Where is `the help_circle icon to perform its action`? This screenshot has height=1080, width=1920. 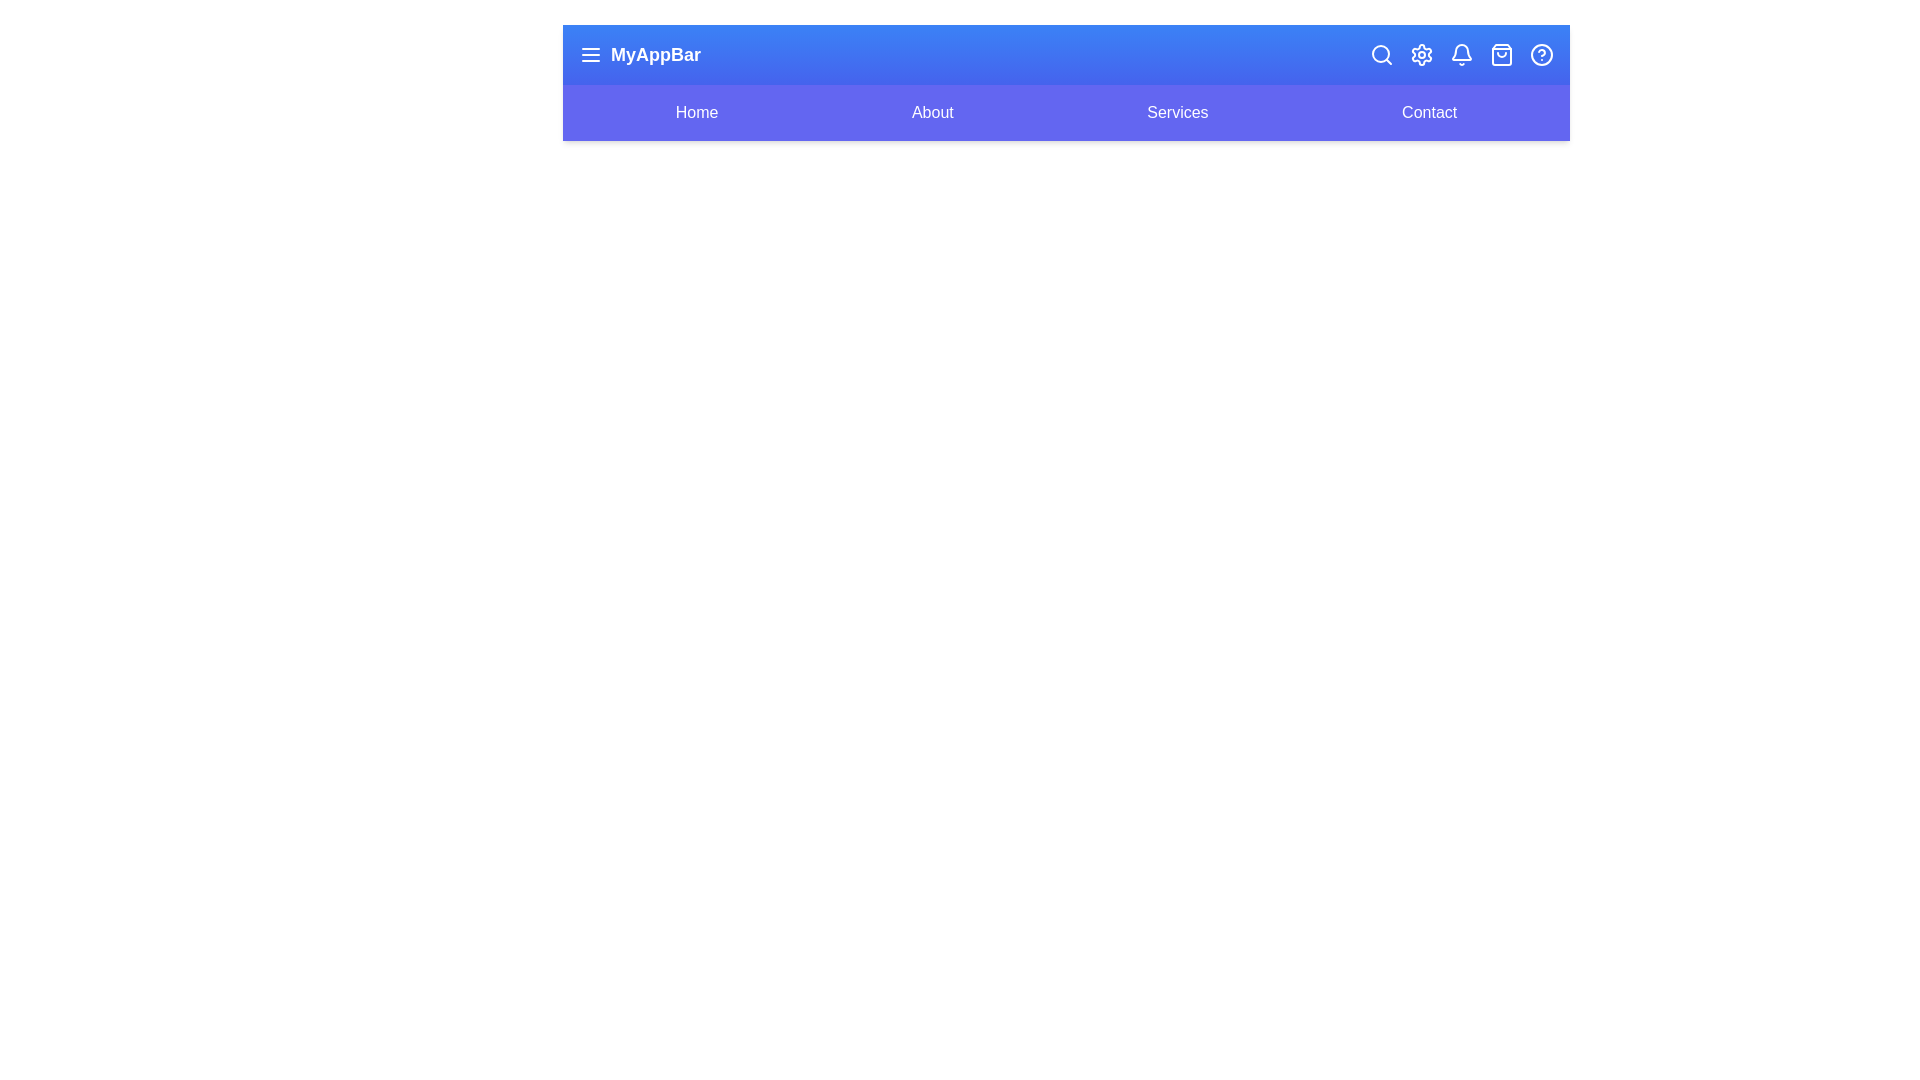
the help_circle icon to perform its action is located at coordinates (1540, 53).